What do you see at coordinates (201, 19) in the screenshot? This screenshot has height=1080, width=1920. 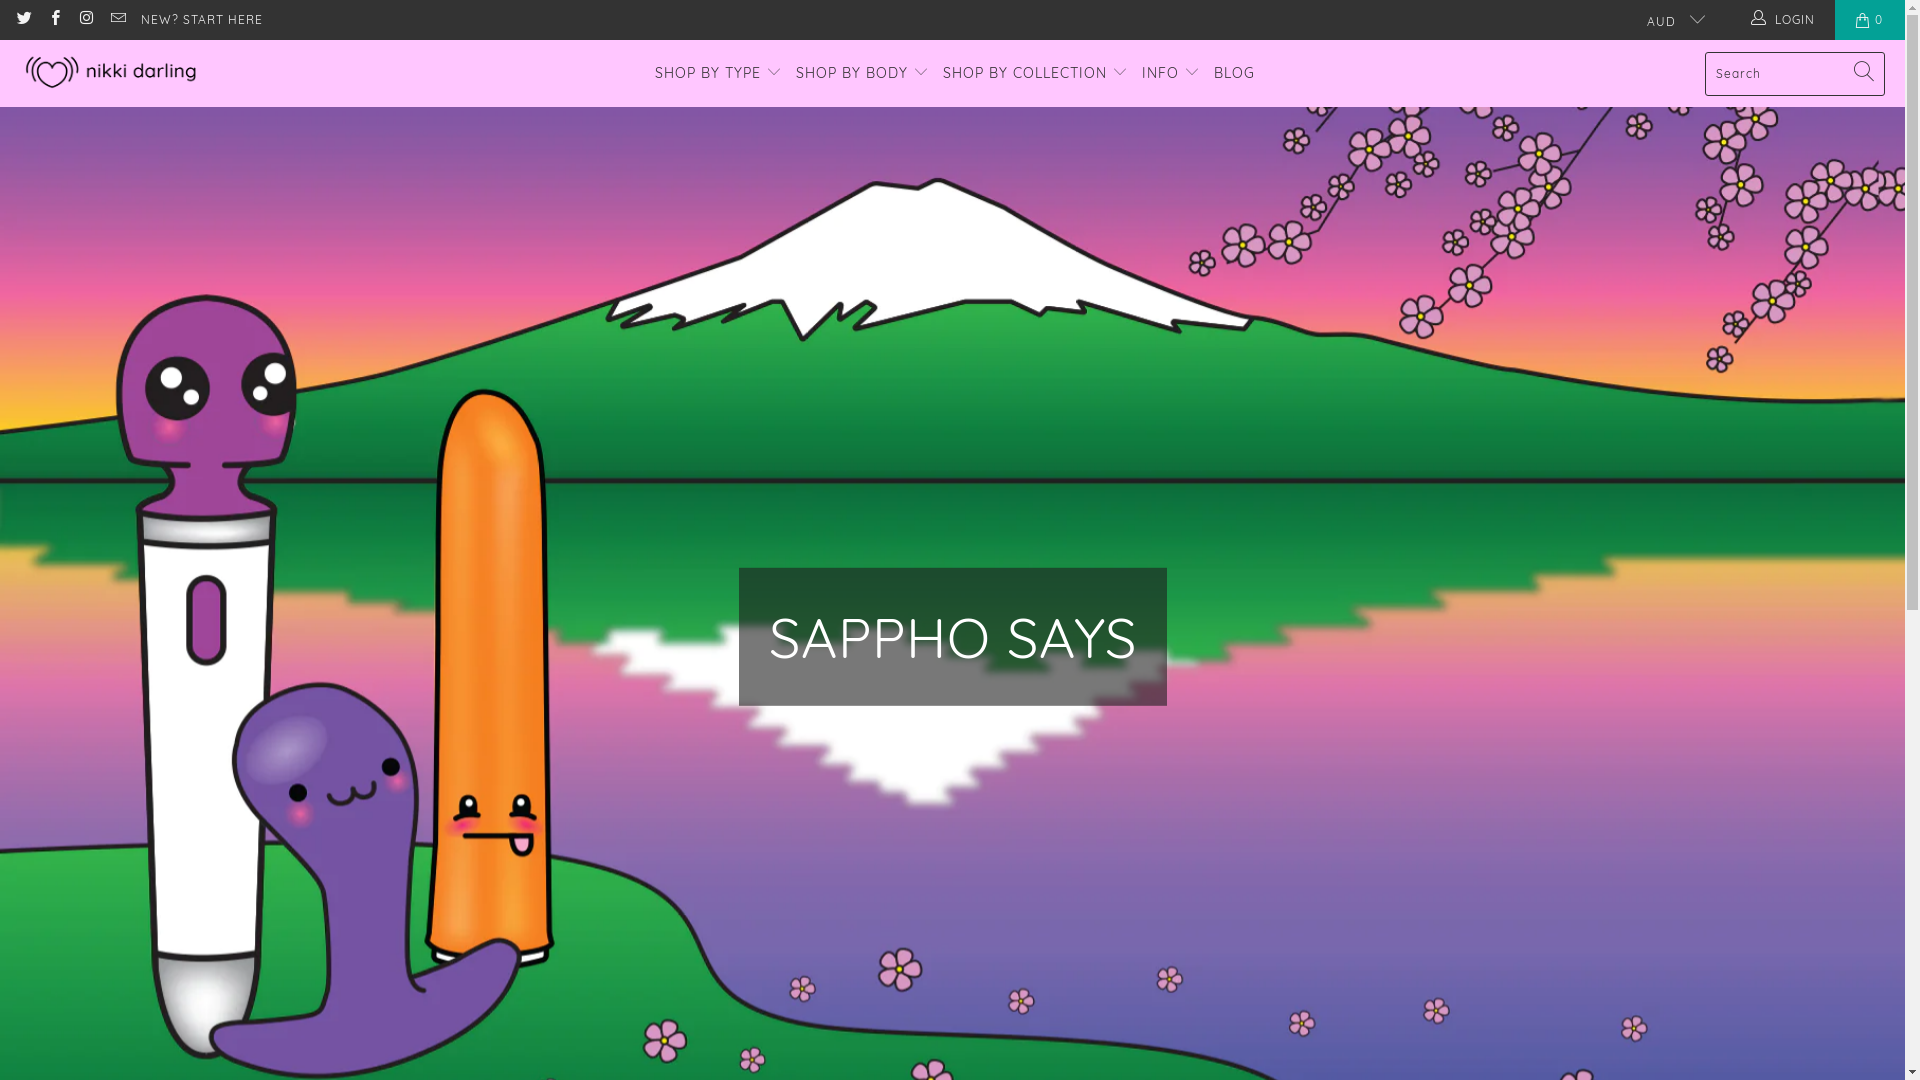 I see `'NEW? START HERE'` at bounding box center [201, 19].